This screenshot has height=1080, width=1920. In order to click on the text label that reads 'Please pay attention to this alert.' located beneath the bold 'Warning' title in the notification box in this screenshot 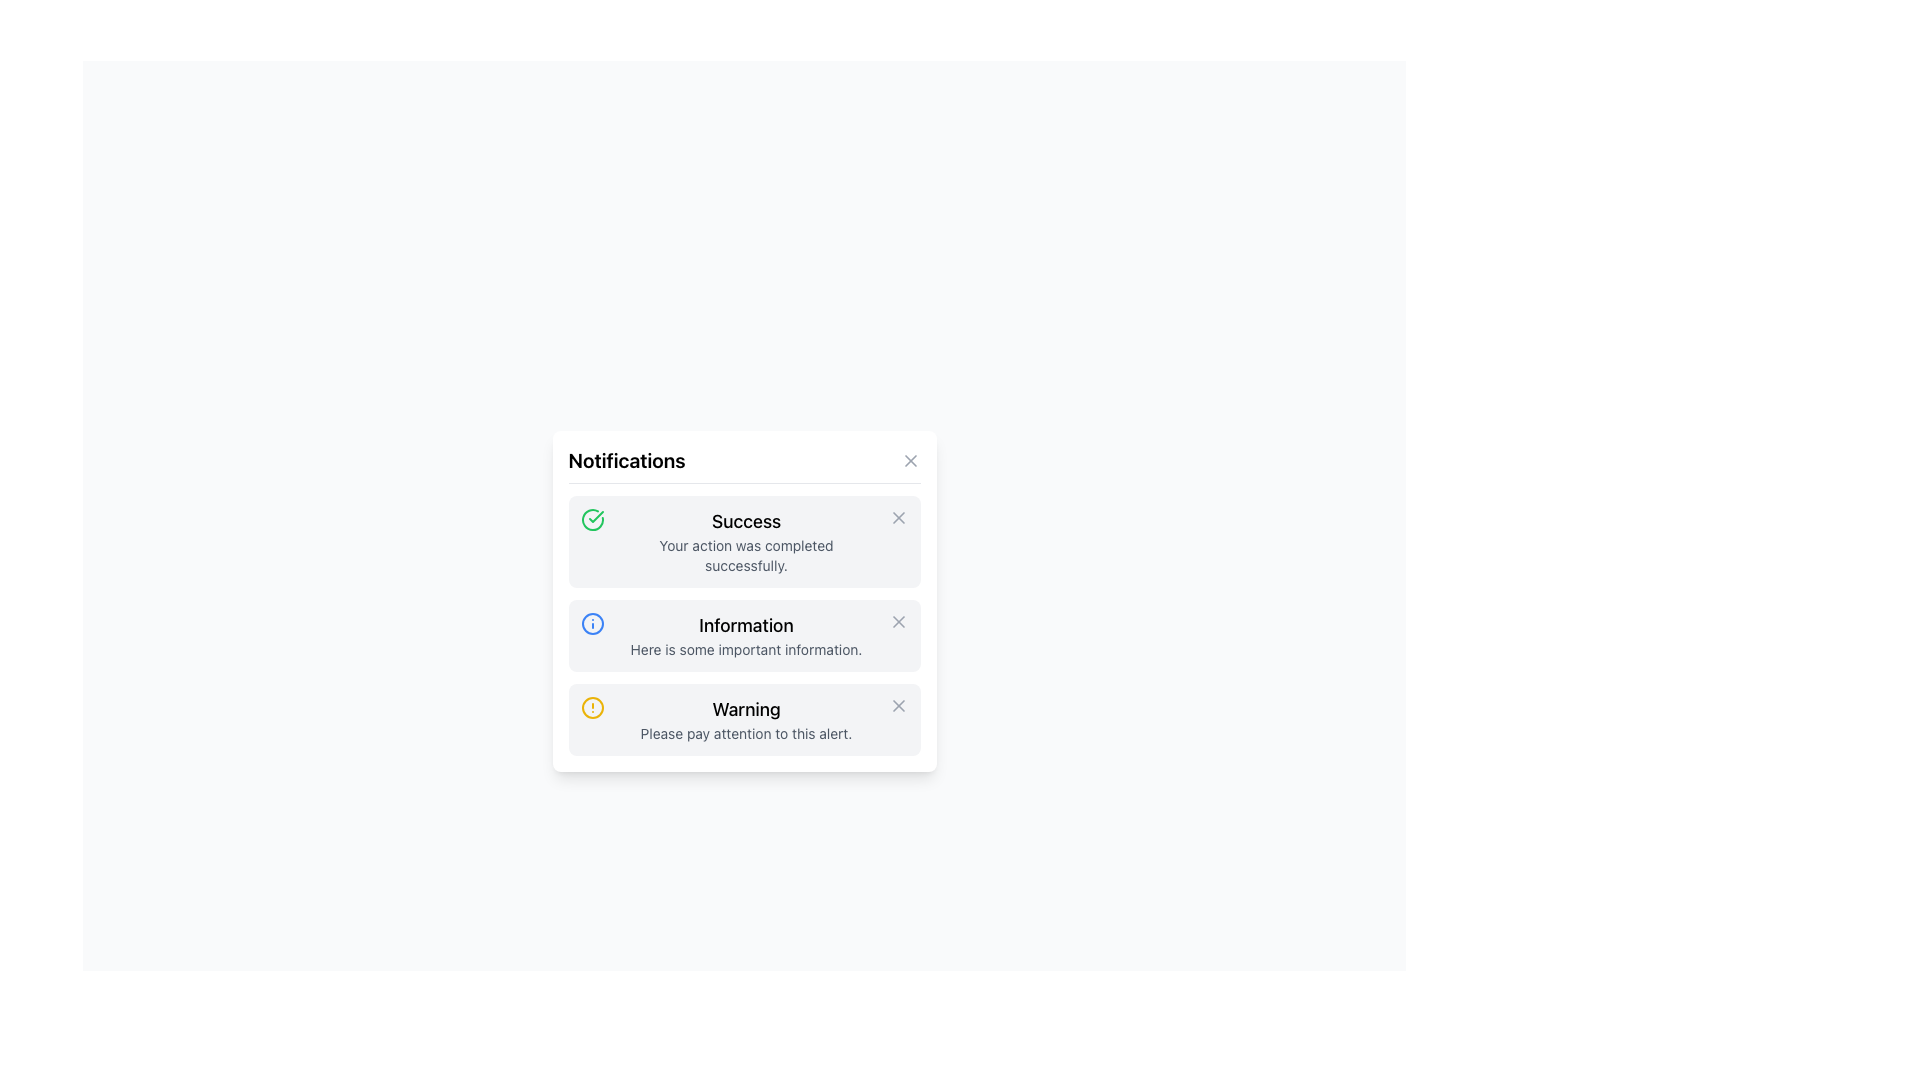, I will do `click(745, 733)`.